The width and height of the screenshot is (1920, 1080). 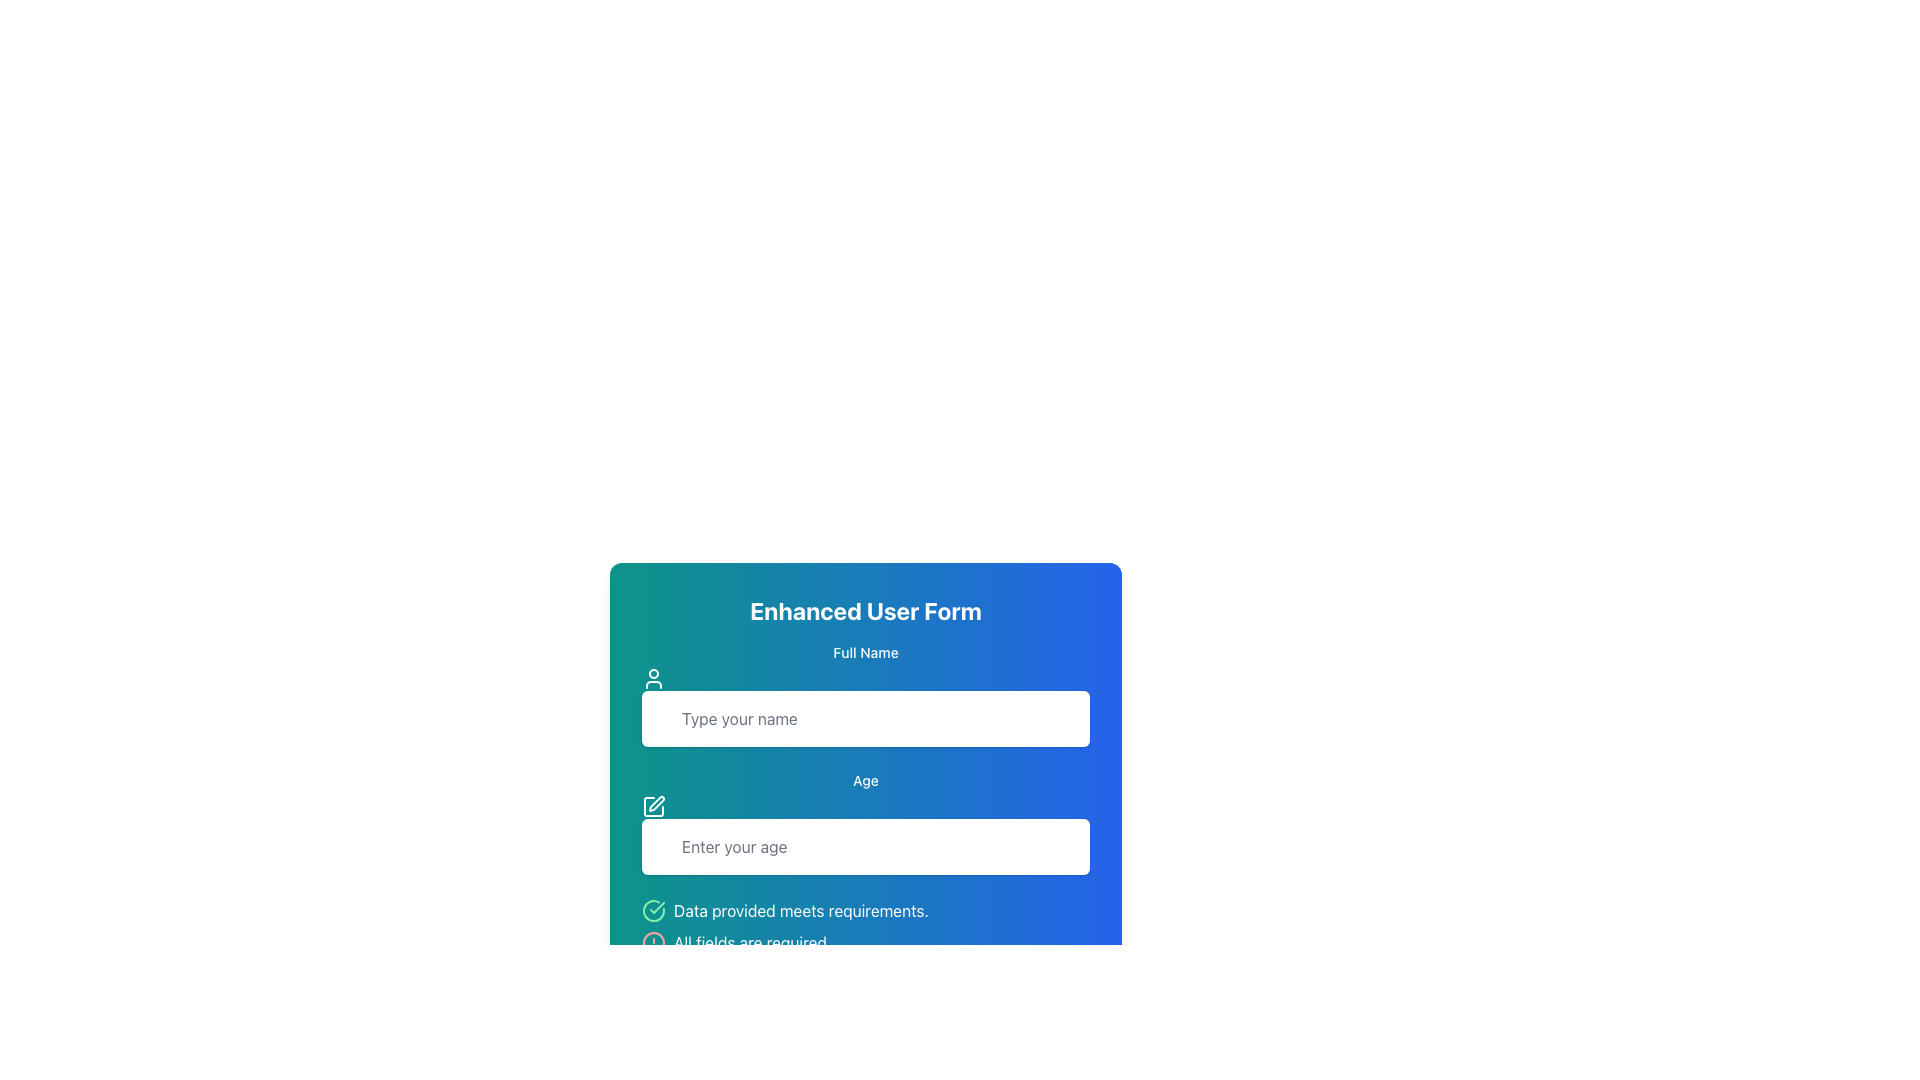 What do you see at coordinates (653, 677) in the screenshot?
I see `the user icon located to the left of the 'Type your name' input box in the 'Enhanced User Form' section` at bounding box center [653, 677].